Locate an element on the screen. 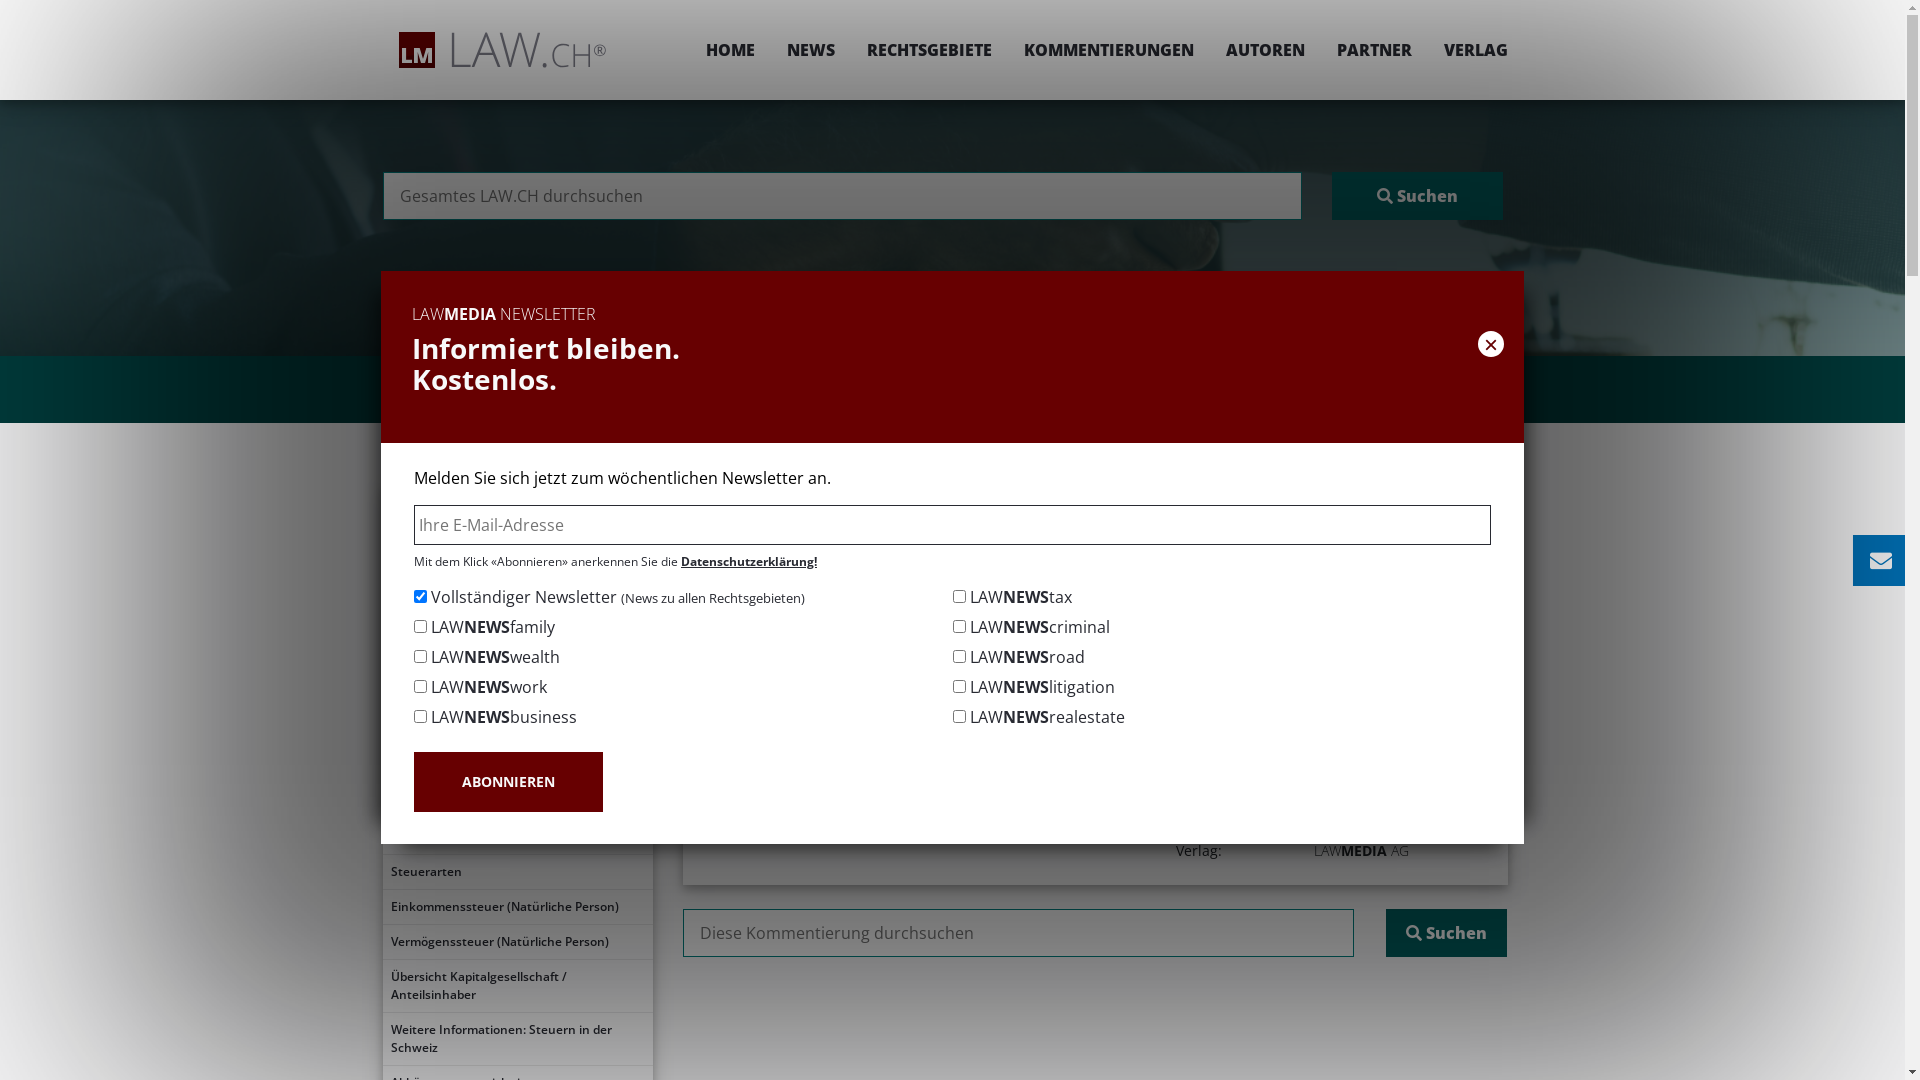  'Home' is located at coordinates (829, 495).